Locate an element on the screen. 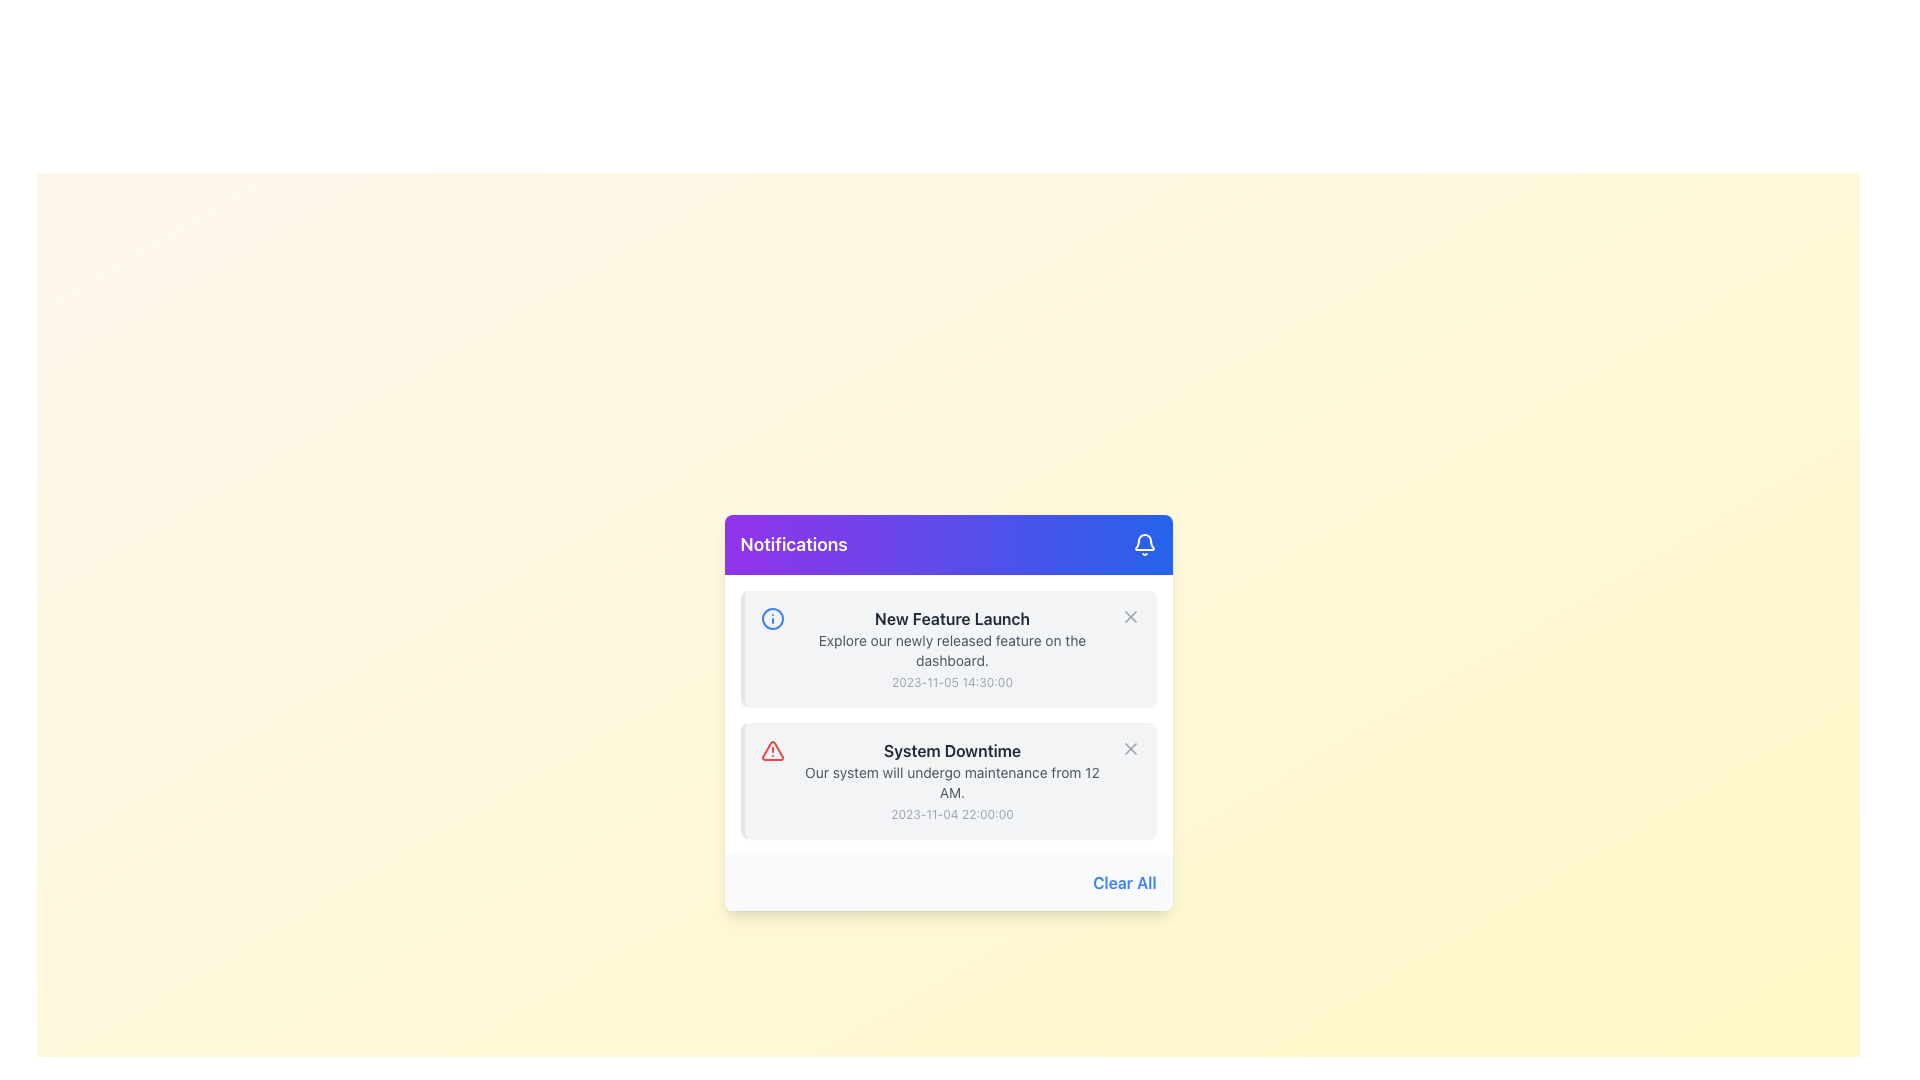 The image size is (1920, 1080). the information icon located at the top-left corner of the notification card for the 'New Feature Launch', positioned left of the associated text is located at coordinates (771, 617).